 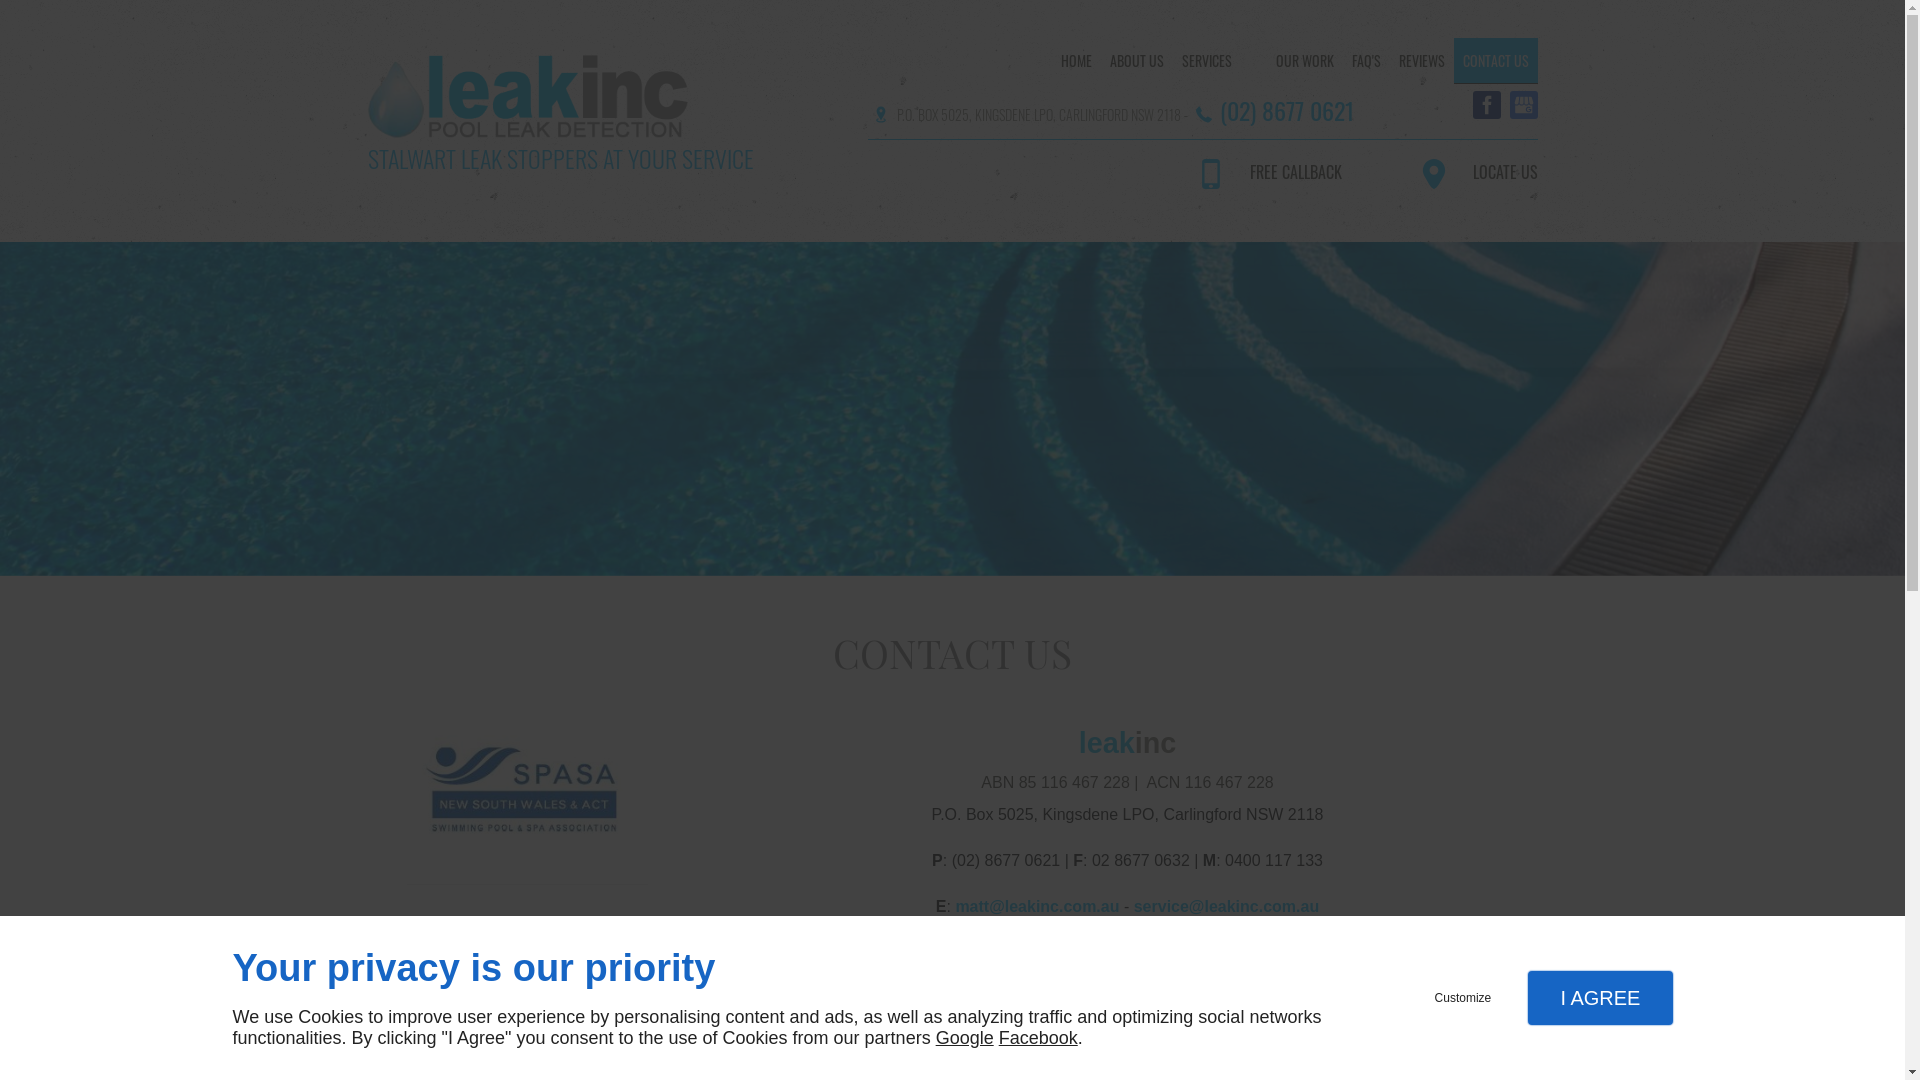 I want to click on 'LOCATE US', so click(x=1468, y=171).